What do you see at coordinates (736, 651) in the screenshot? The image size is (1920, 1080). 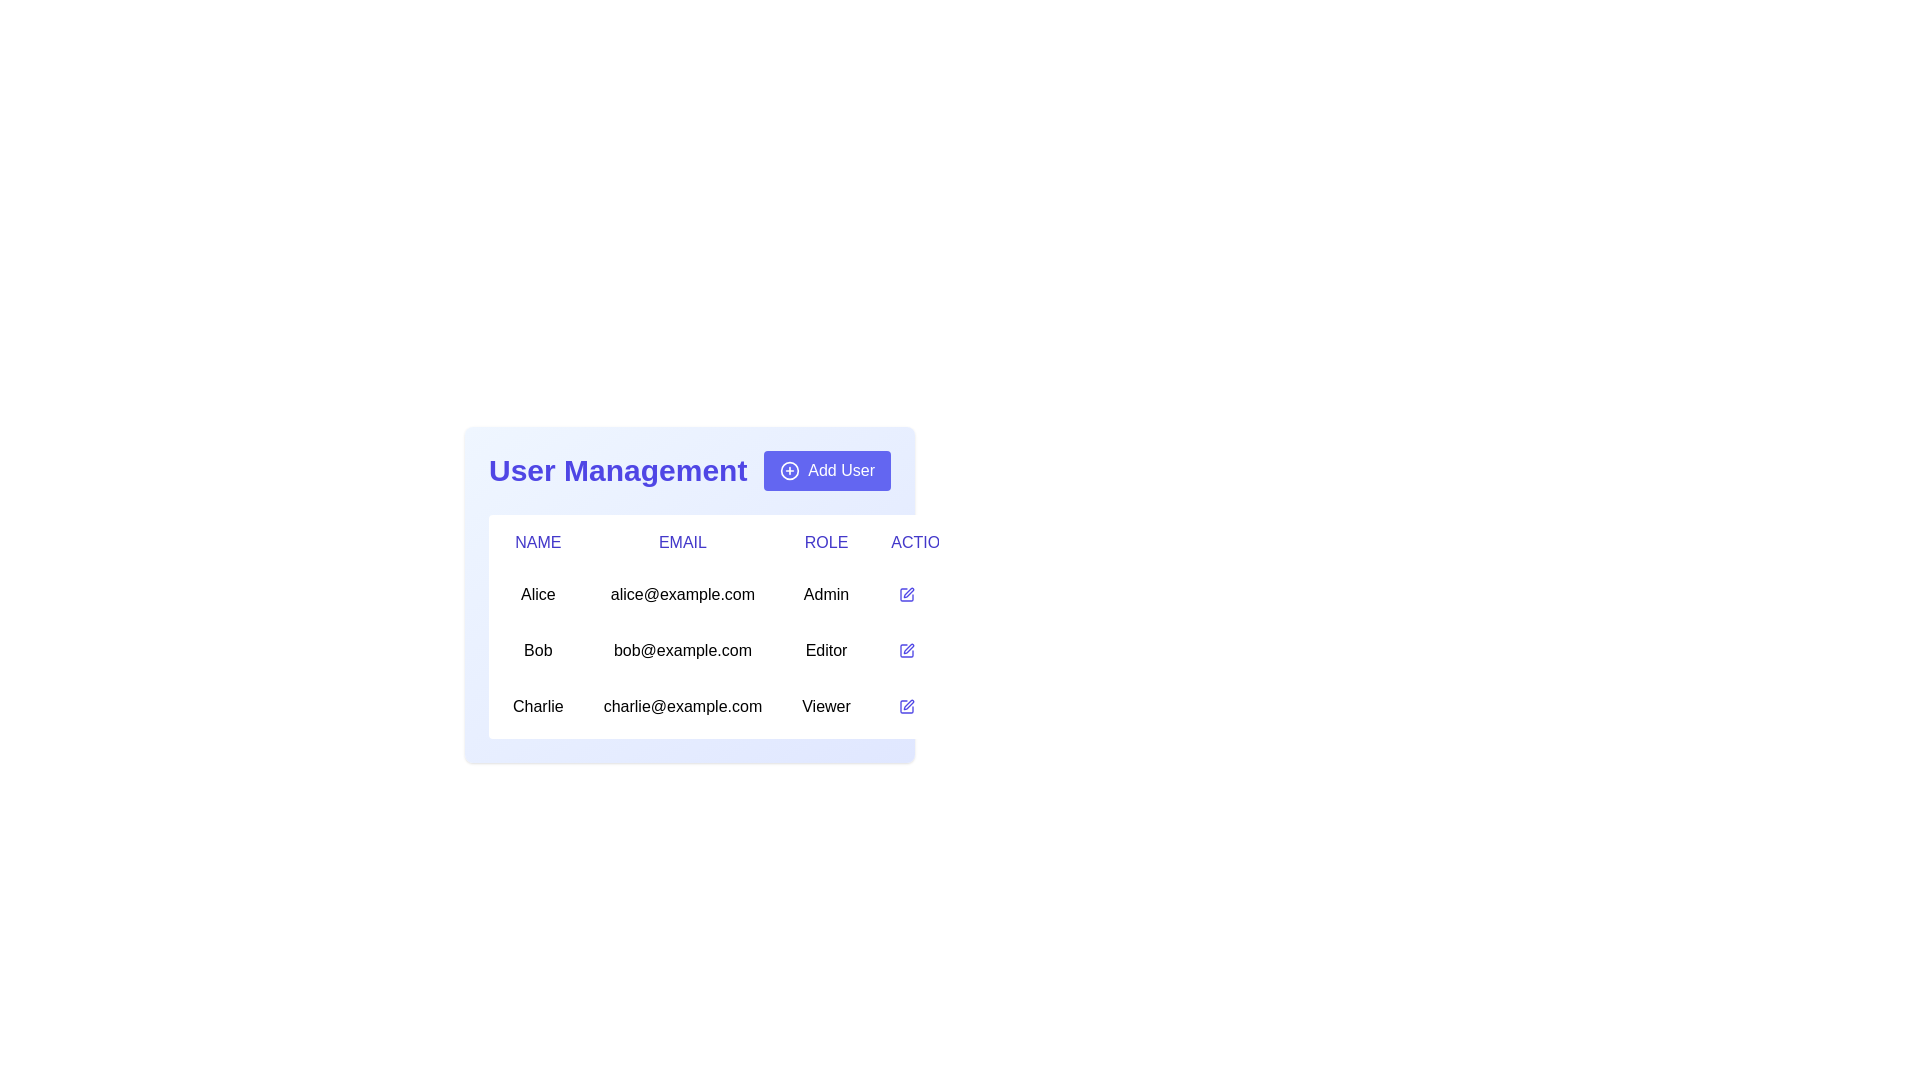 I see `the details of the user information in the table component by reading the data presented in the rows beneath the headings` at bounding box center [736, 651].